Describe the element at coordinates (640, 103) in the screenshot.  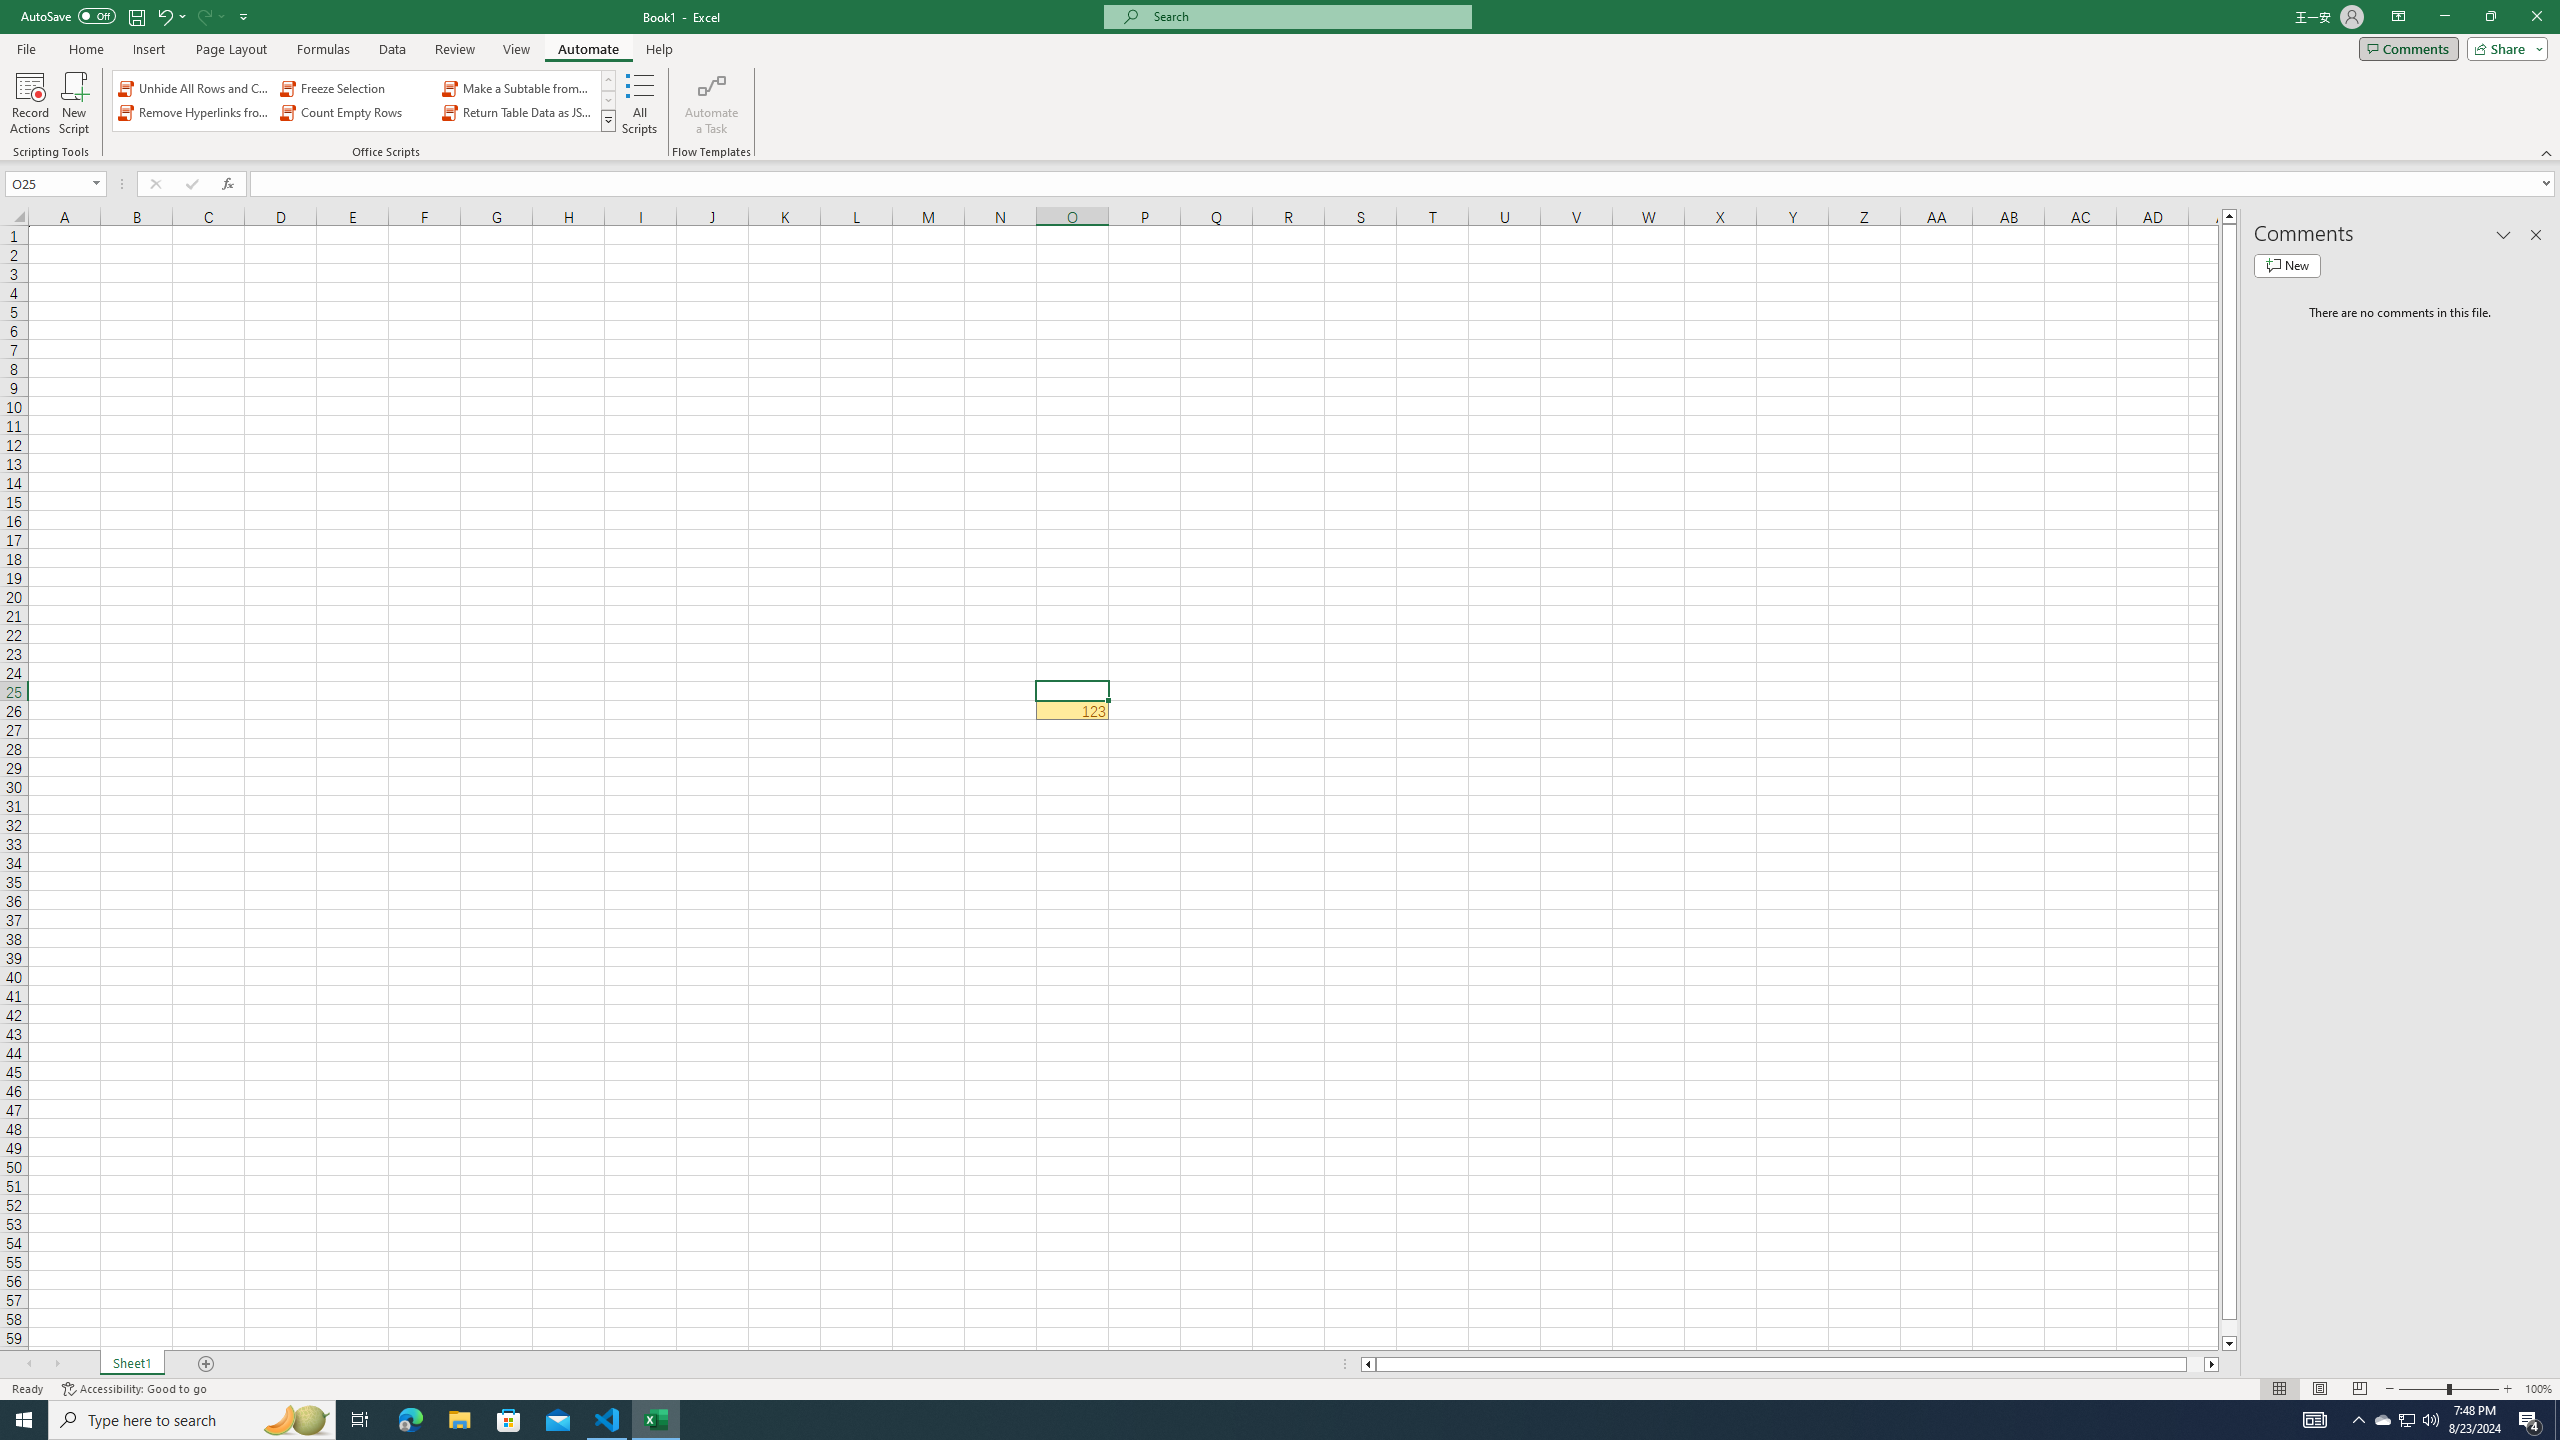
I see `'All Scripts'` at that location.